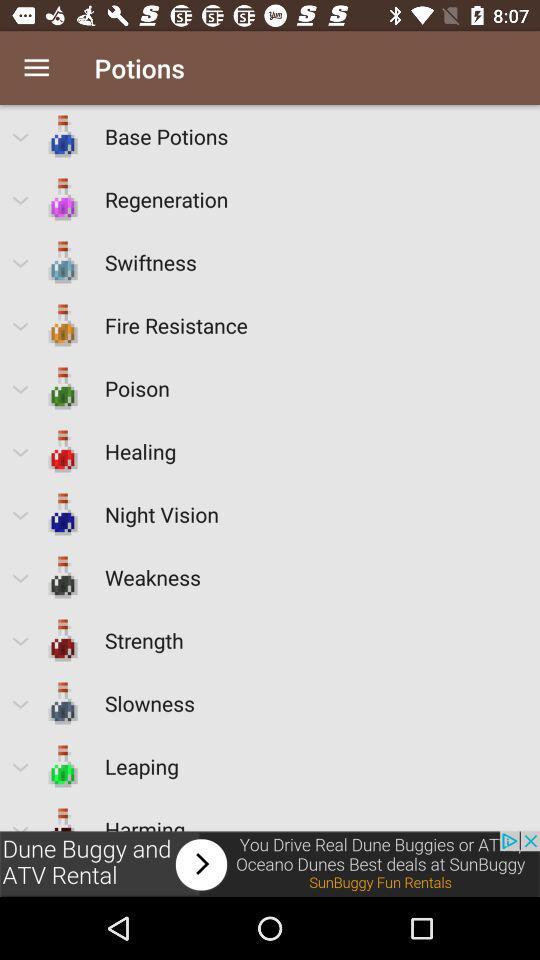 Image resolution: width=540 pixels, height=960 pixels. Describe the element at coordinates (270, 863) in the screenshot. I see `advertisement` at that location.